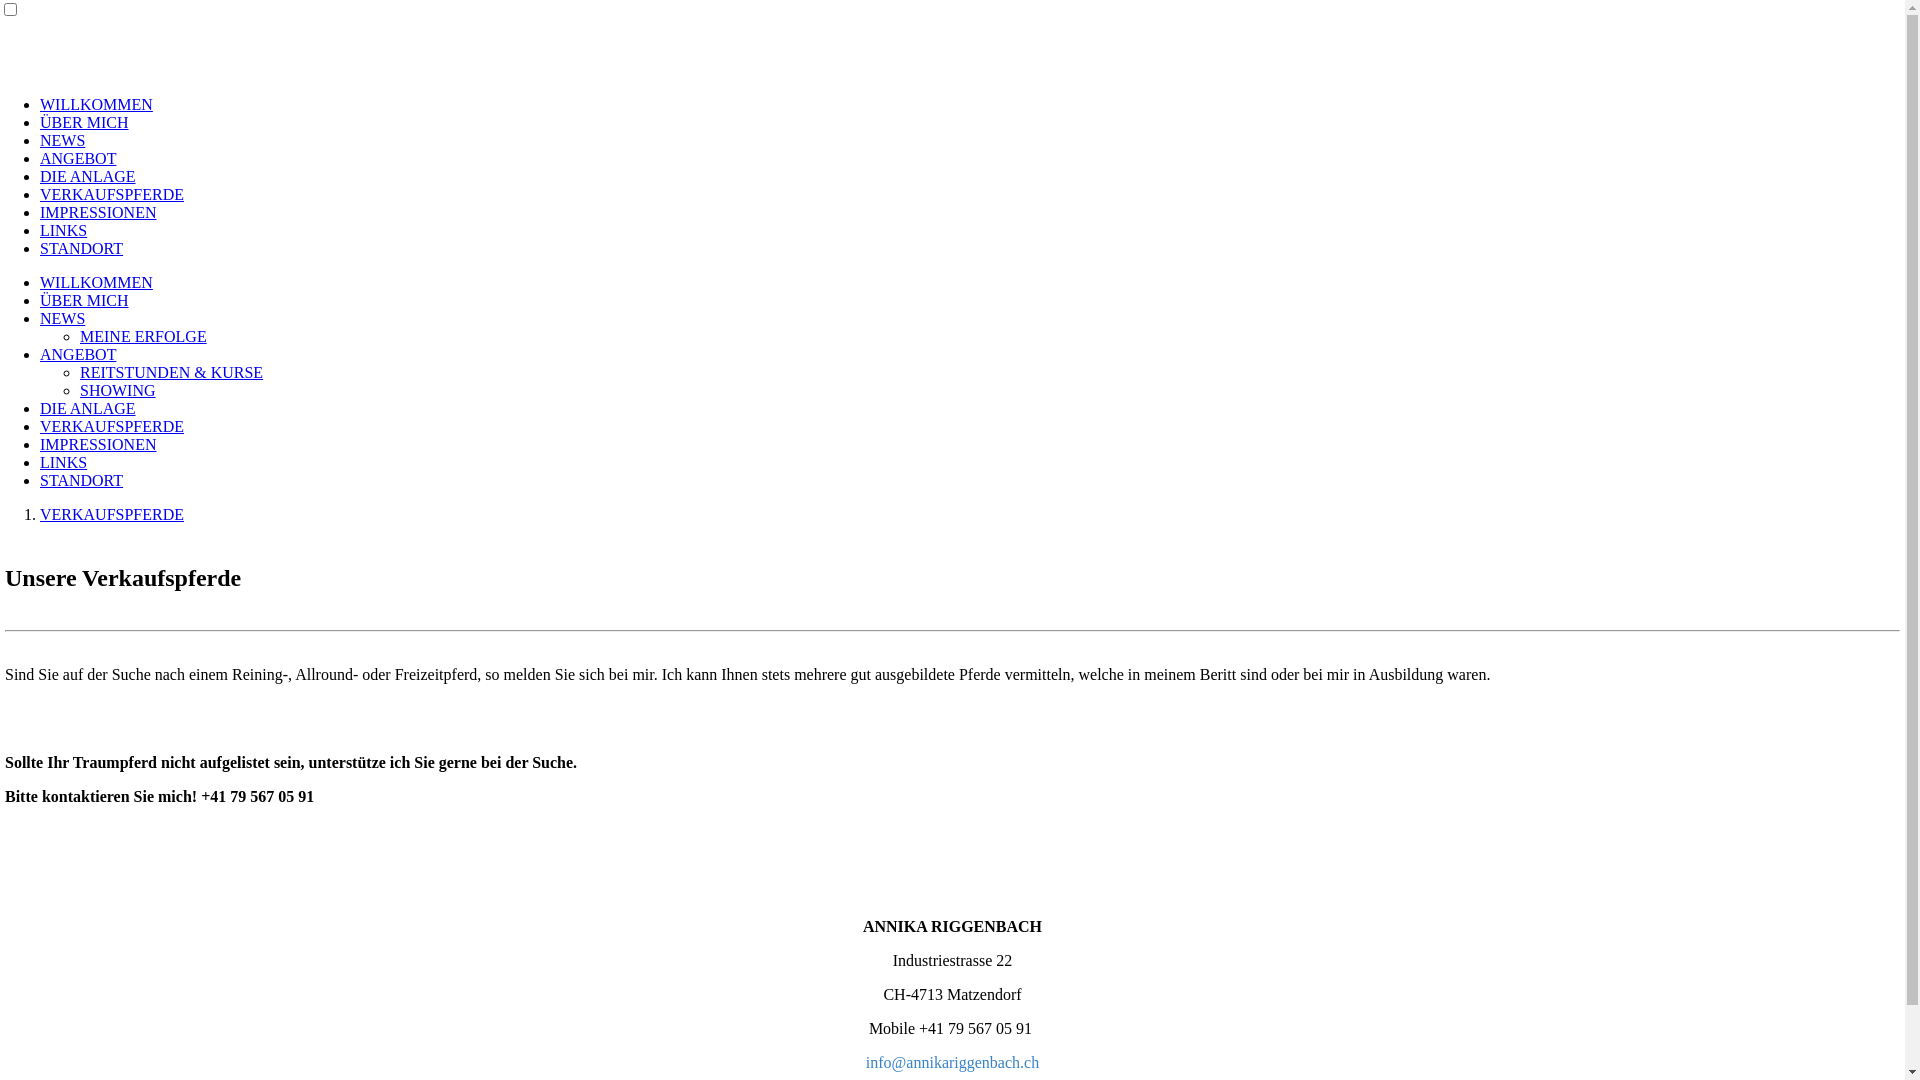 The width and height of the screenshot is (1920, 1080). Describe the element at coordinates (96, 443) in the screenshot. I see `'IMPRESSIONEN'` at that location.